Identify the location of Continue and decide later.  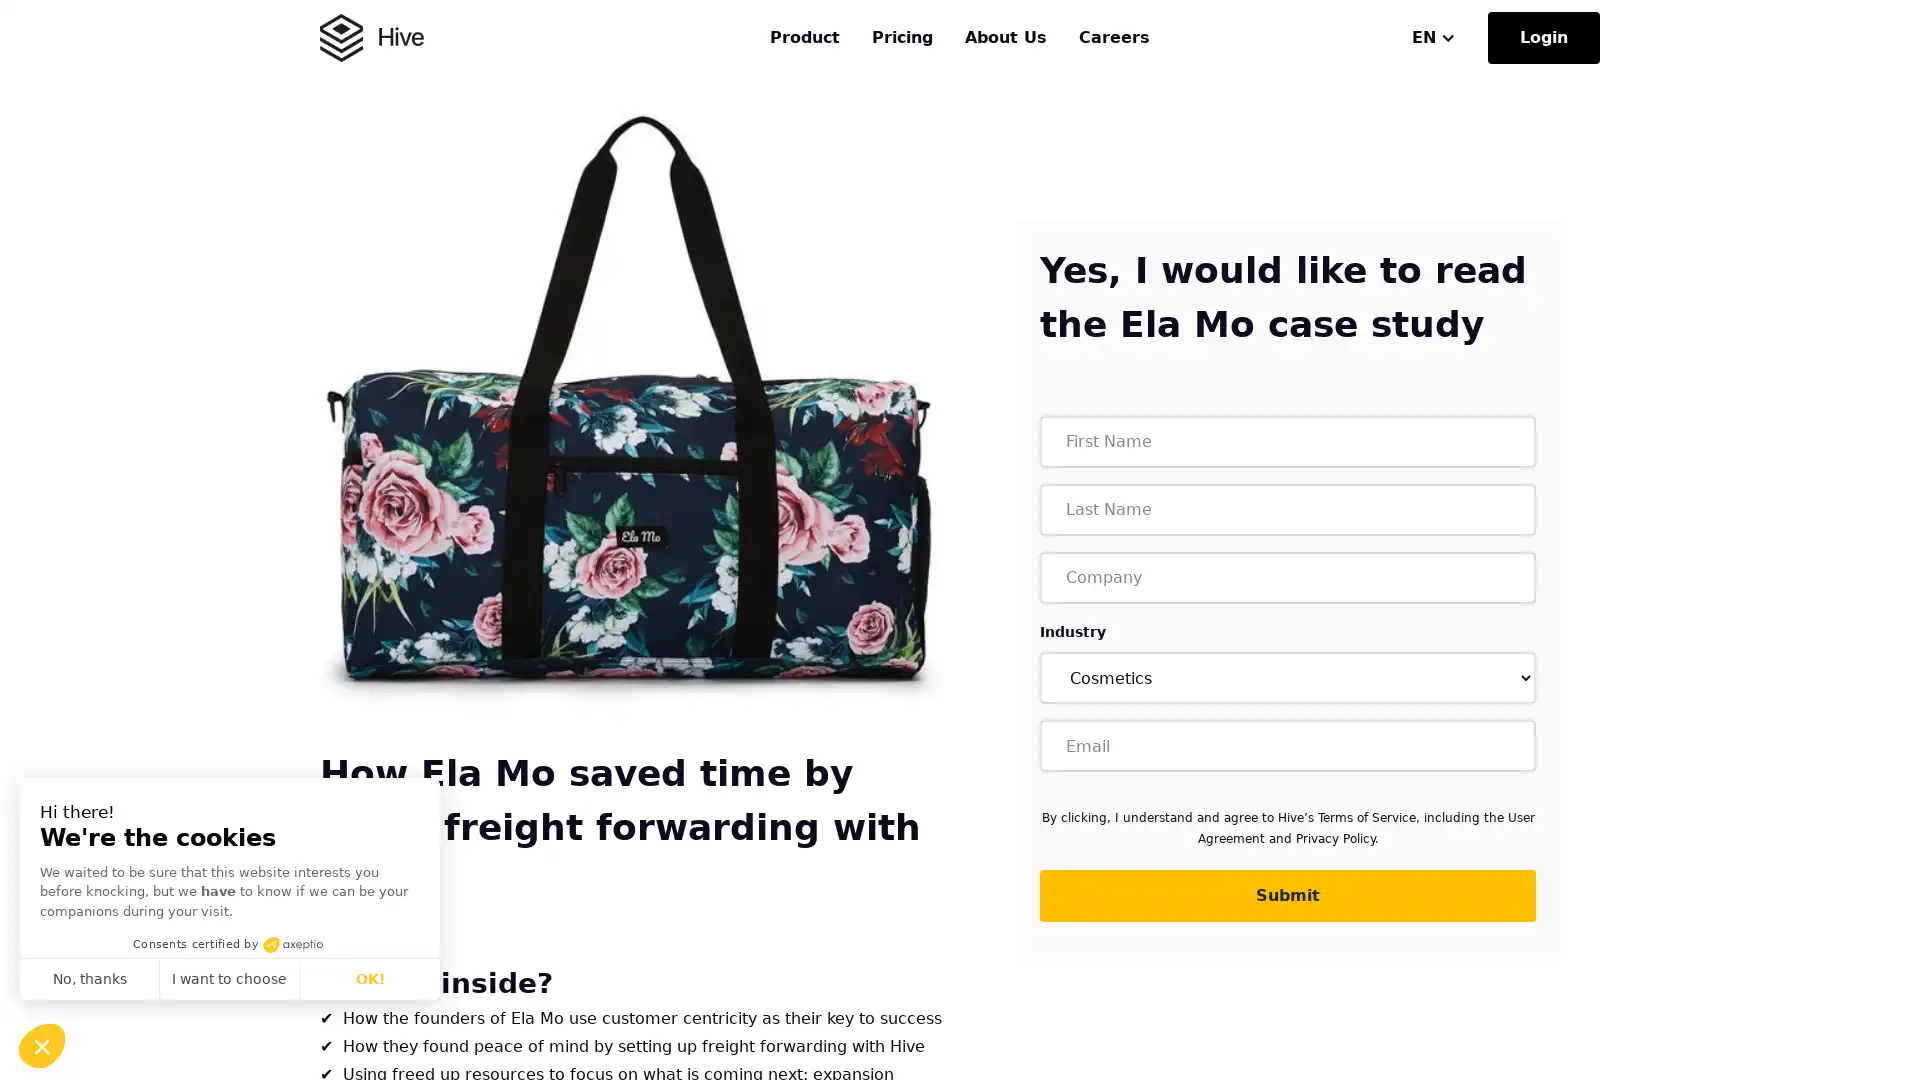
(42, 1044).